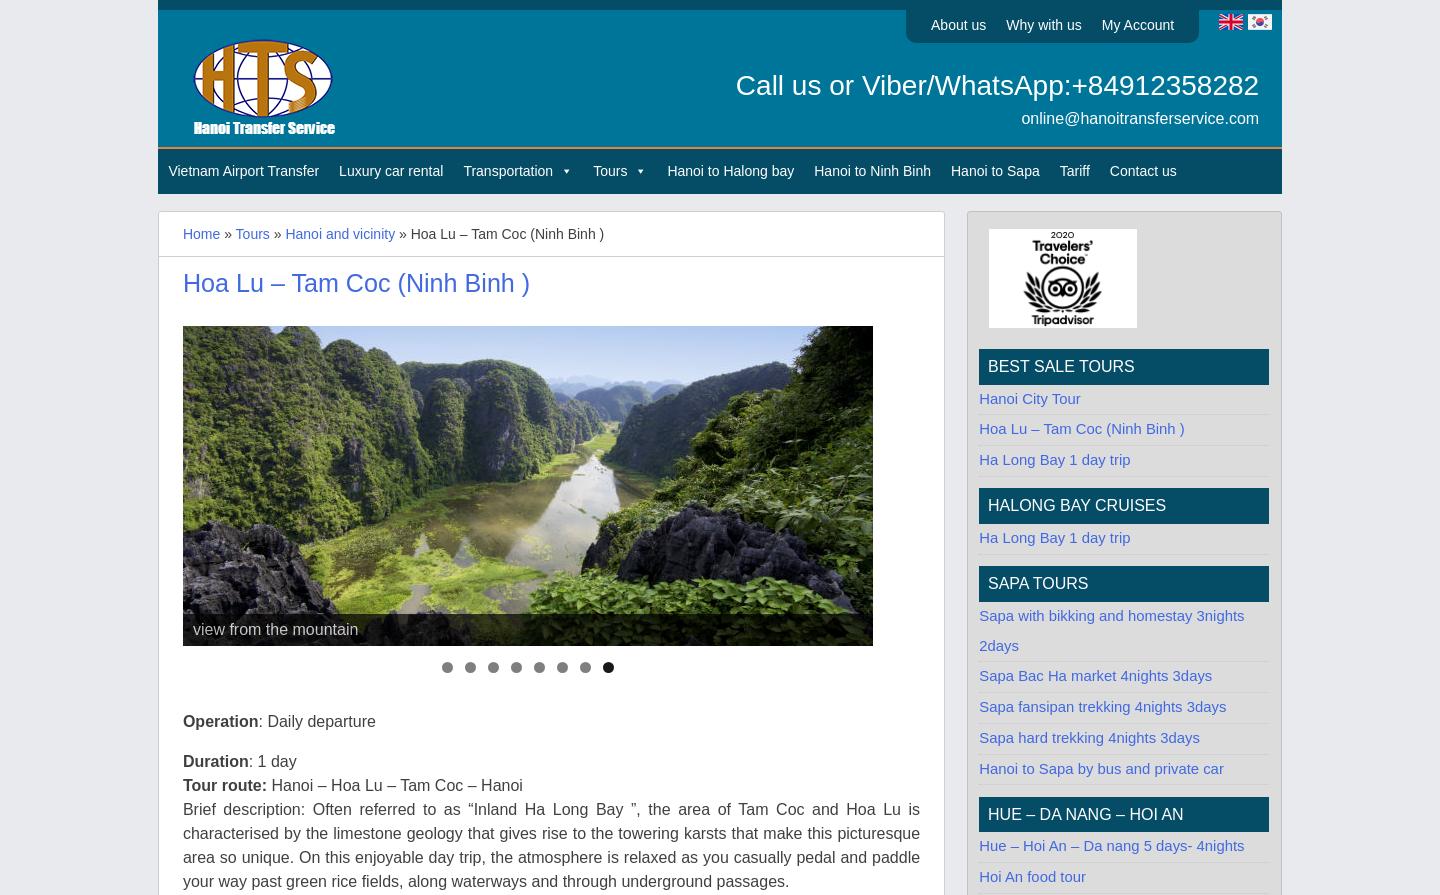 The image size is (1440, 895). I want to click on 'North Vietnam', so click(636, 213).